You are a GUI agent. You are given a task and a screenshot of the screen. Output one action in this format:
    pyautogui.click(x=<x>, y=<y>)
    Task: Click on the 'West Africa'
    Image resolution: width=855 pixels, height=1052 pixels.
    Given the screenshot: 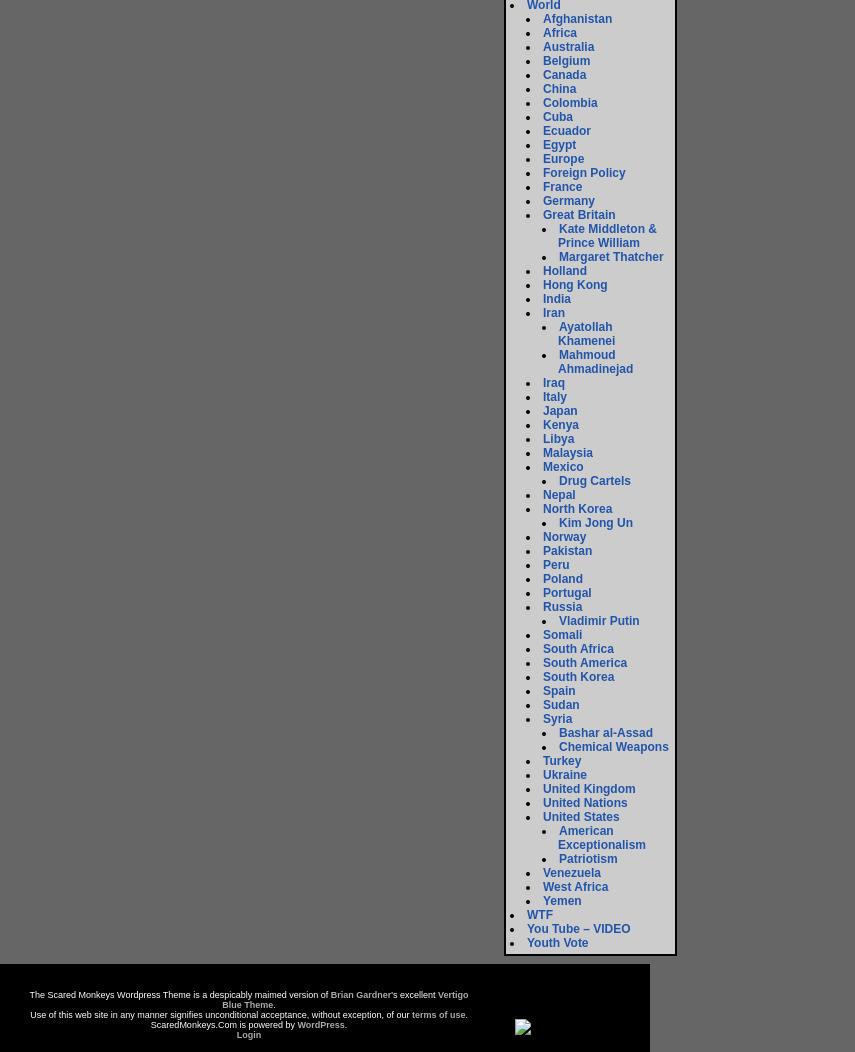 What is the action you would take?
    pyautogui.click(x=574, y=887)
    